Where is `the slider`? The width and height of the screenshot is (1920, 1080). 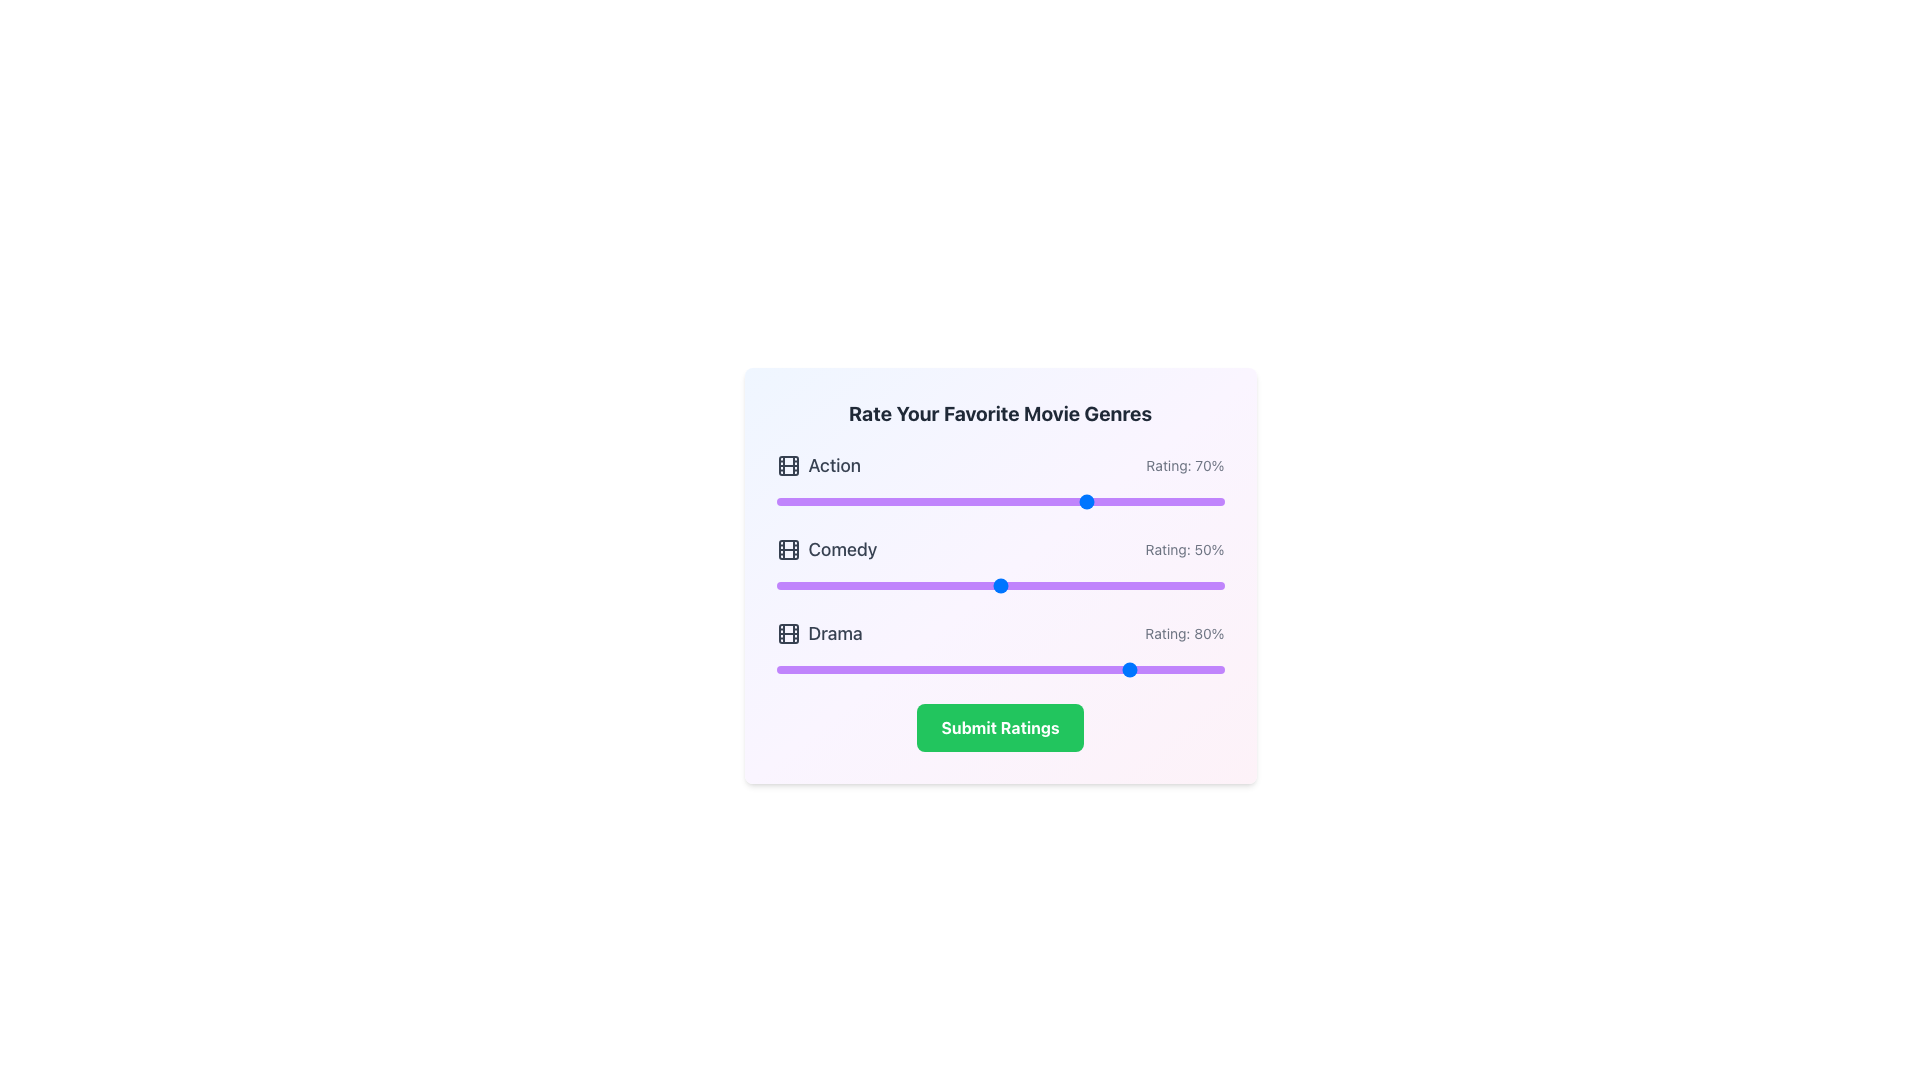 the slider is located at coordinates (879, 585).